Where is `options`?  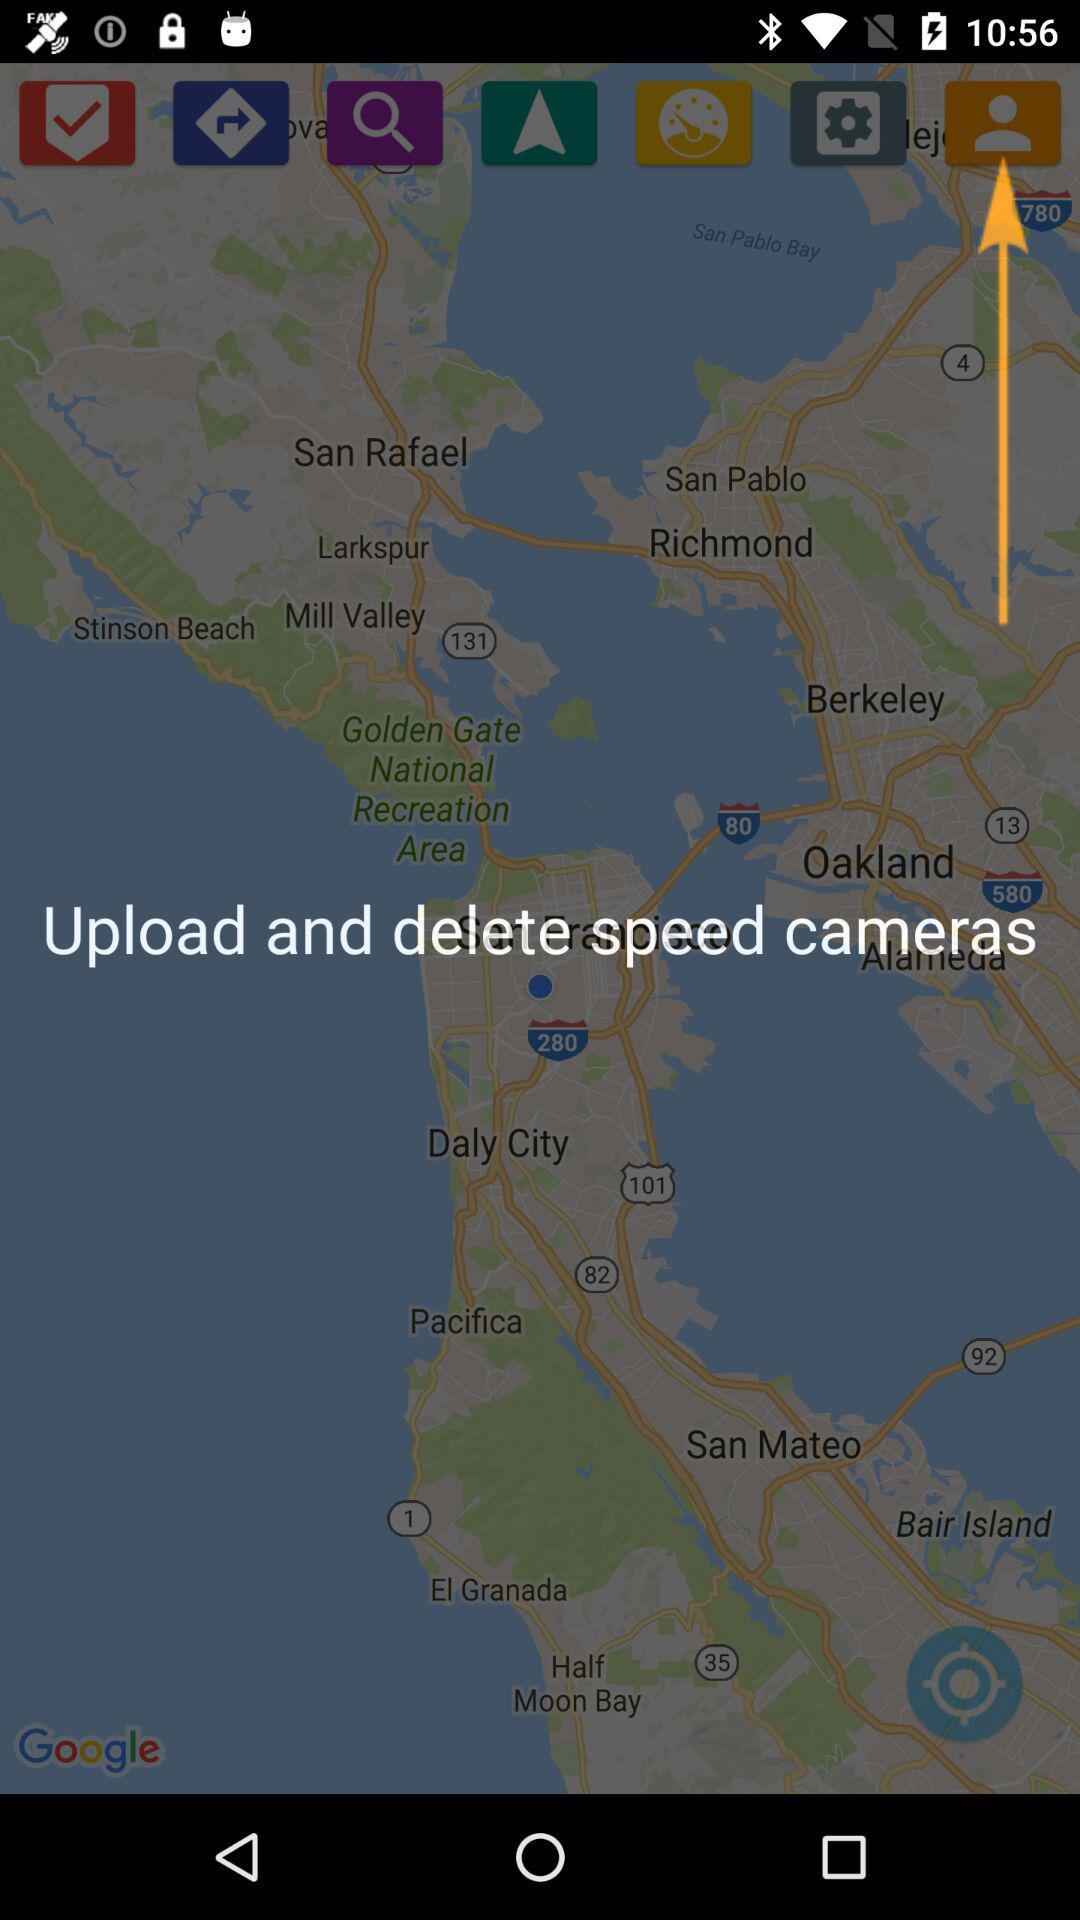
options is located at coordinates (848, 121).